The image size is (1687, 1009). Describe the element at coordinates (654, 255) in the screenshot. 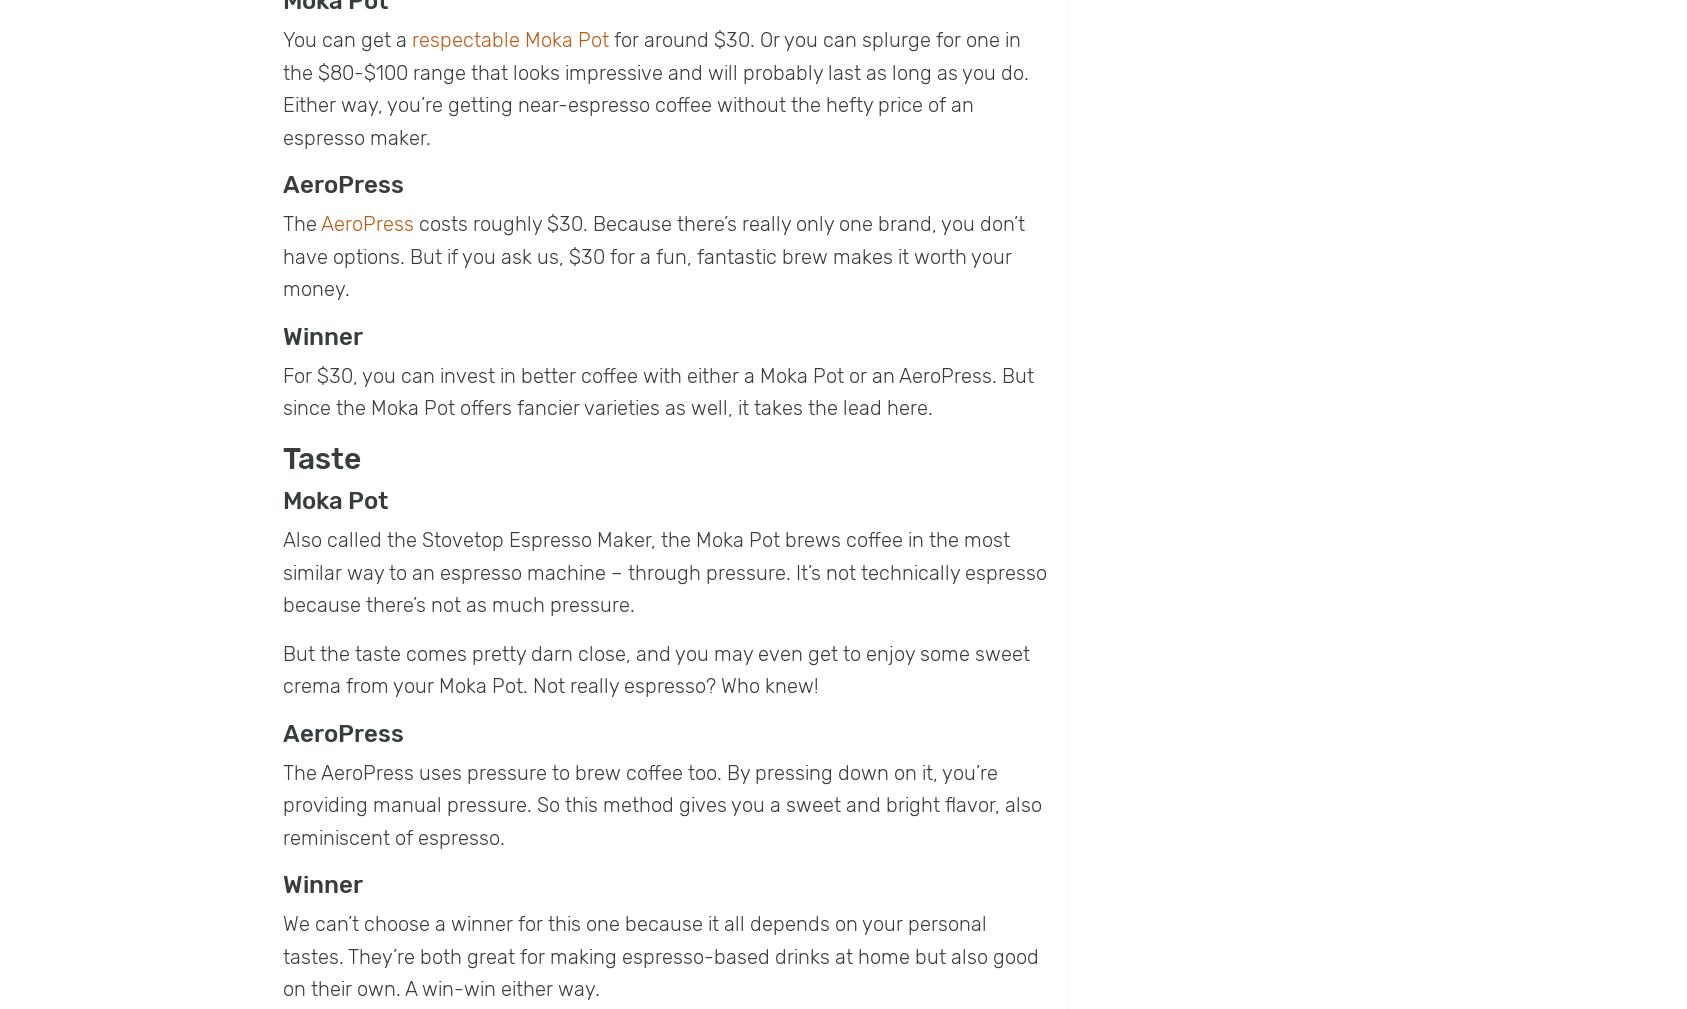

I see `'costs roughly $30. Because there’s really only one brand, you don’t have options. But if you ask us, $30 for a fun, fantastic brew makes it worth your money.'` at that location.